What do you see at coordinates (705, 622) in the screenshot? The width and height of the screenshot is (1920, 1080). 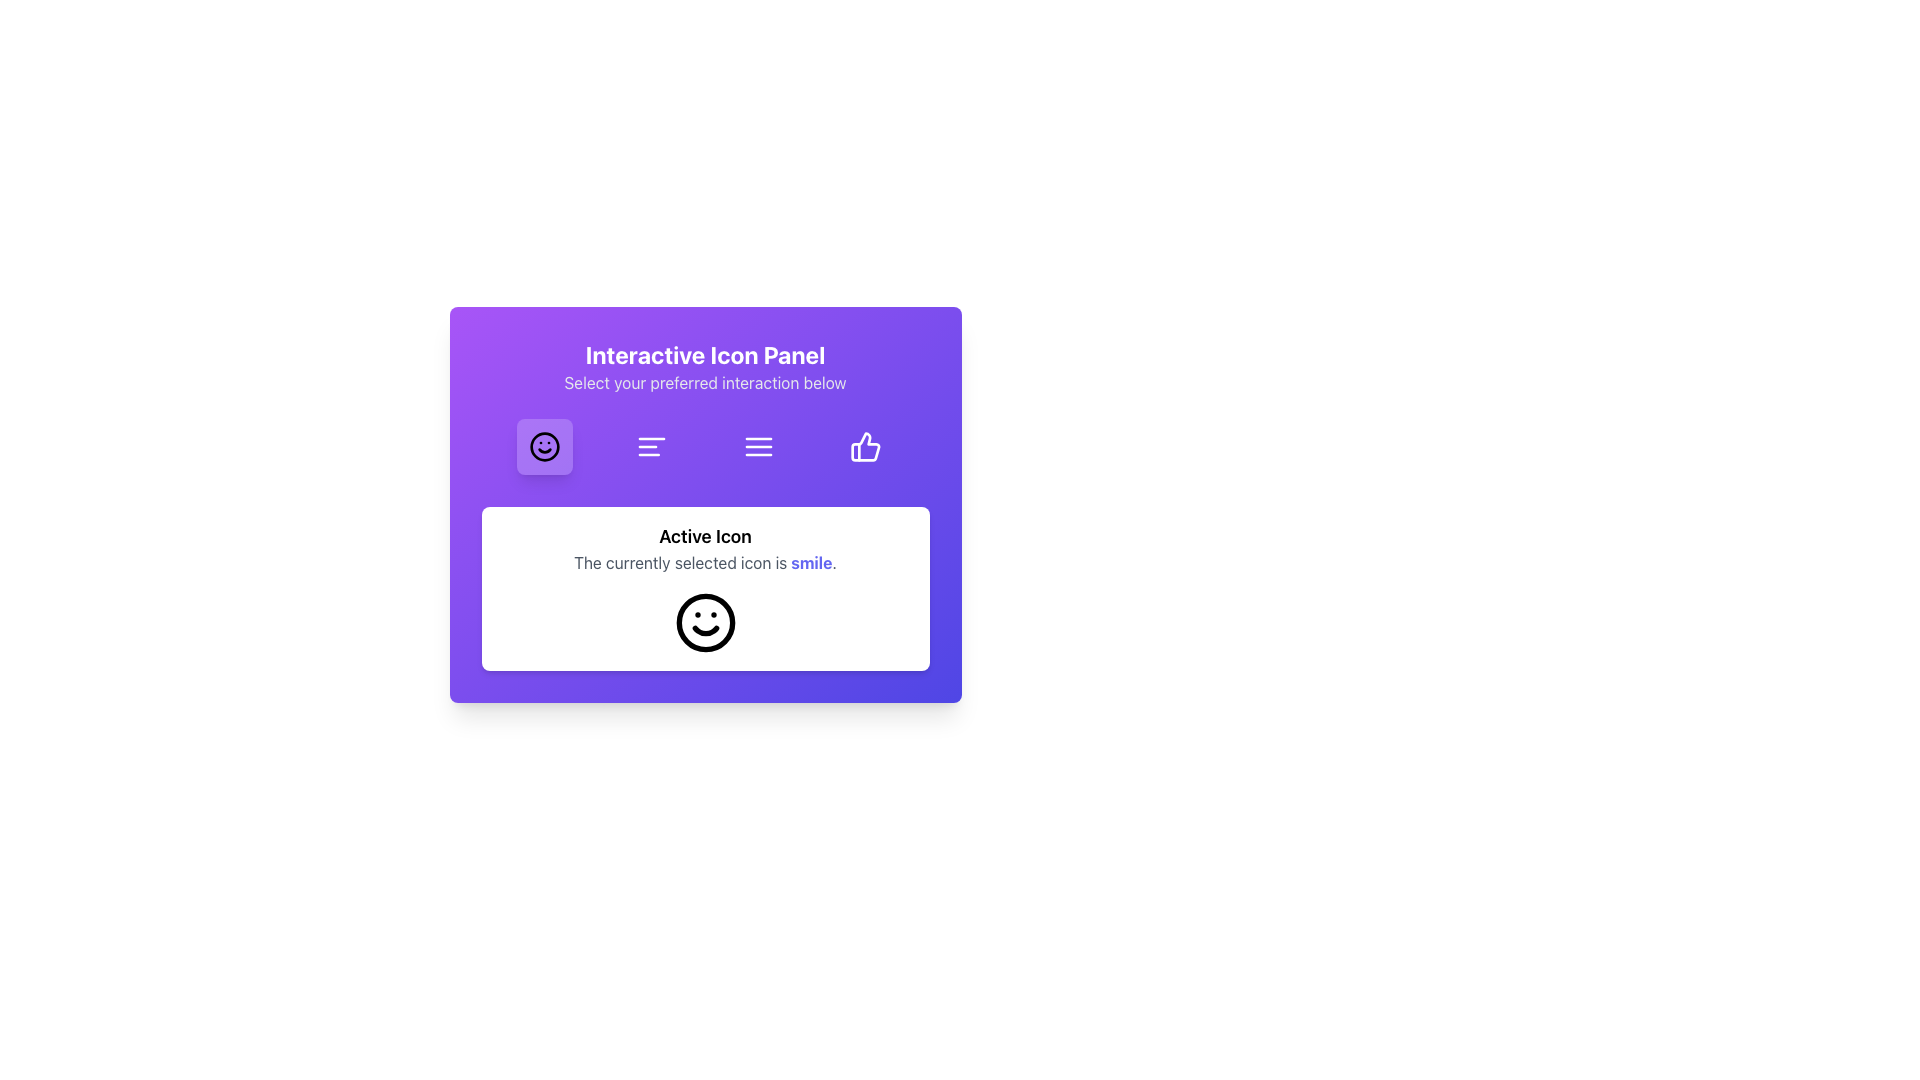 I see `the 'smile' icon which indicates a selected or active state within the interface` at bounding box center [705, 622].